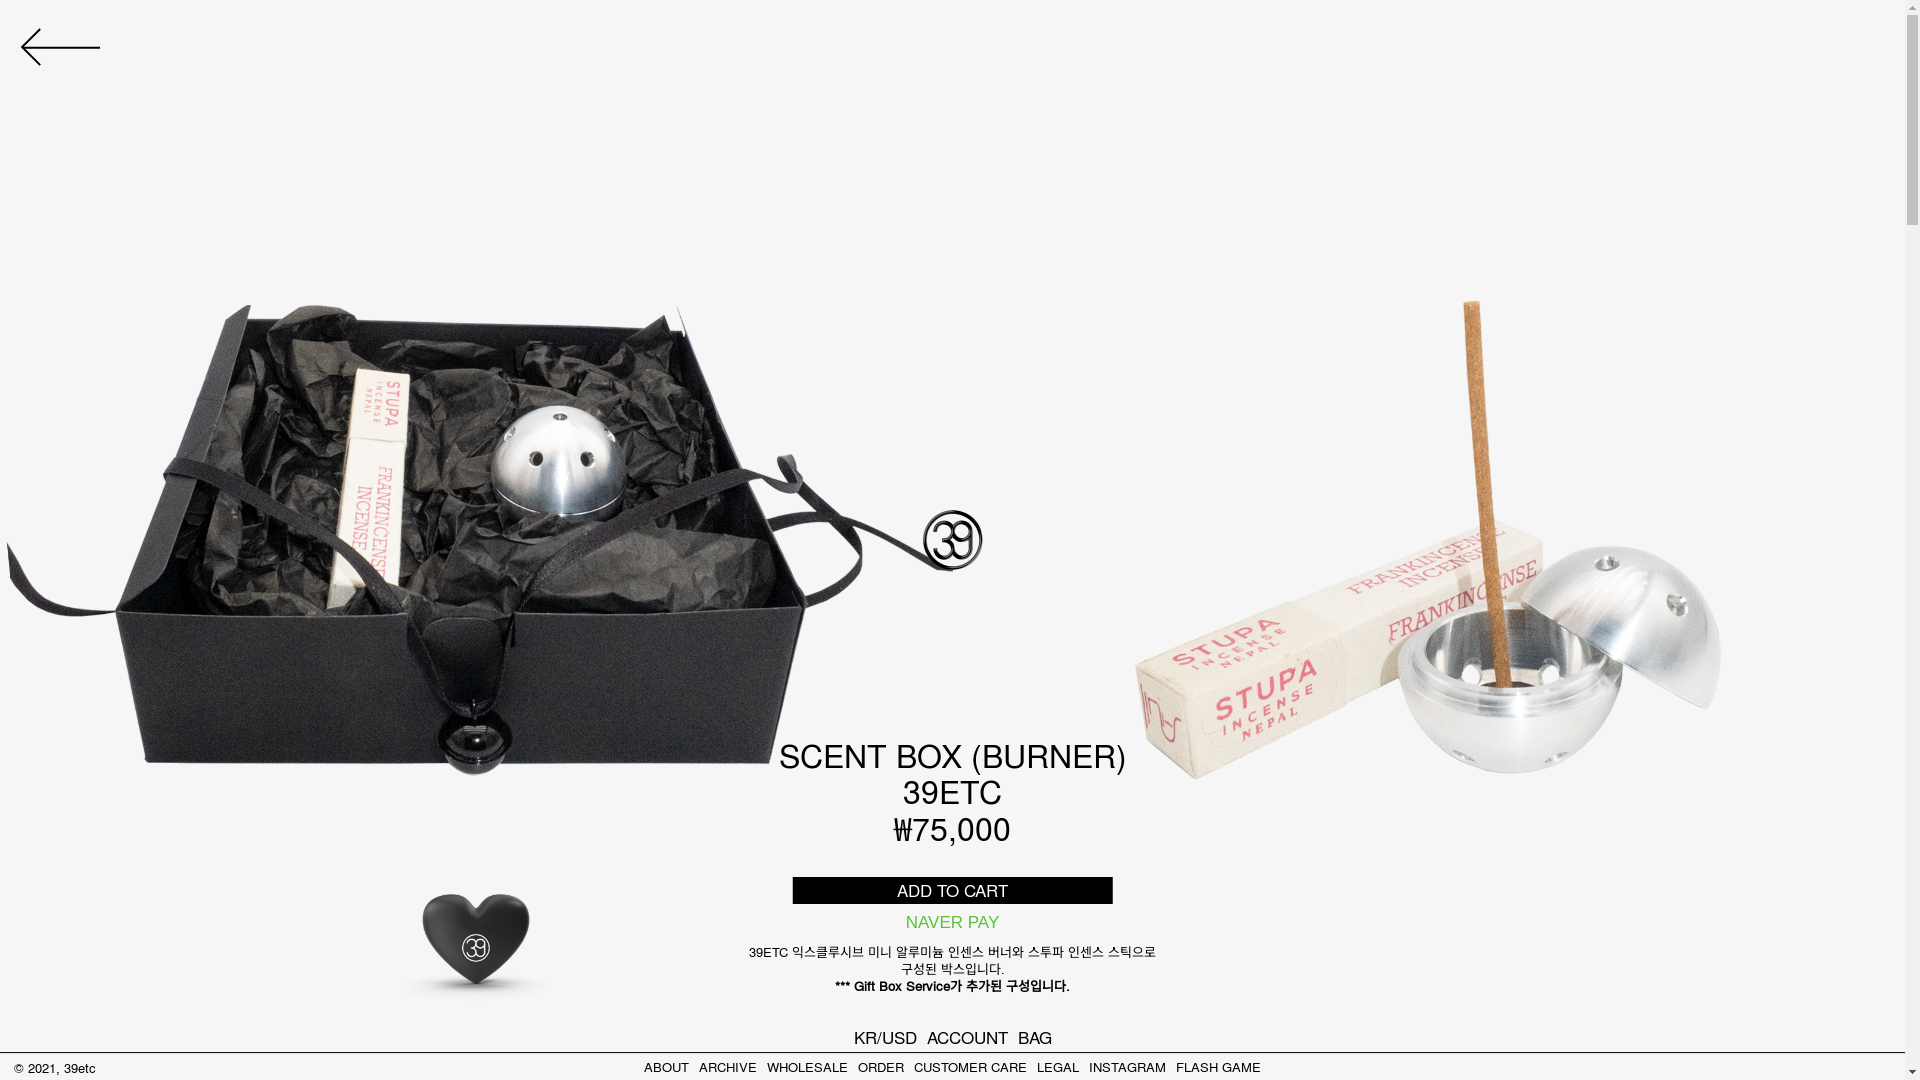 The image size is (1920, 1080). I want to click on 'FLASH GAME', so click(1217, 1065).